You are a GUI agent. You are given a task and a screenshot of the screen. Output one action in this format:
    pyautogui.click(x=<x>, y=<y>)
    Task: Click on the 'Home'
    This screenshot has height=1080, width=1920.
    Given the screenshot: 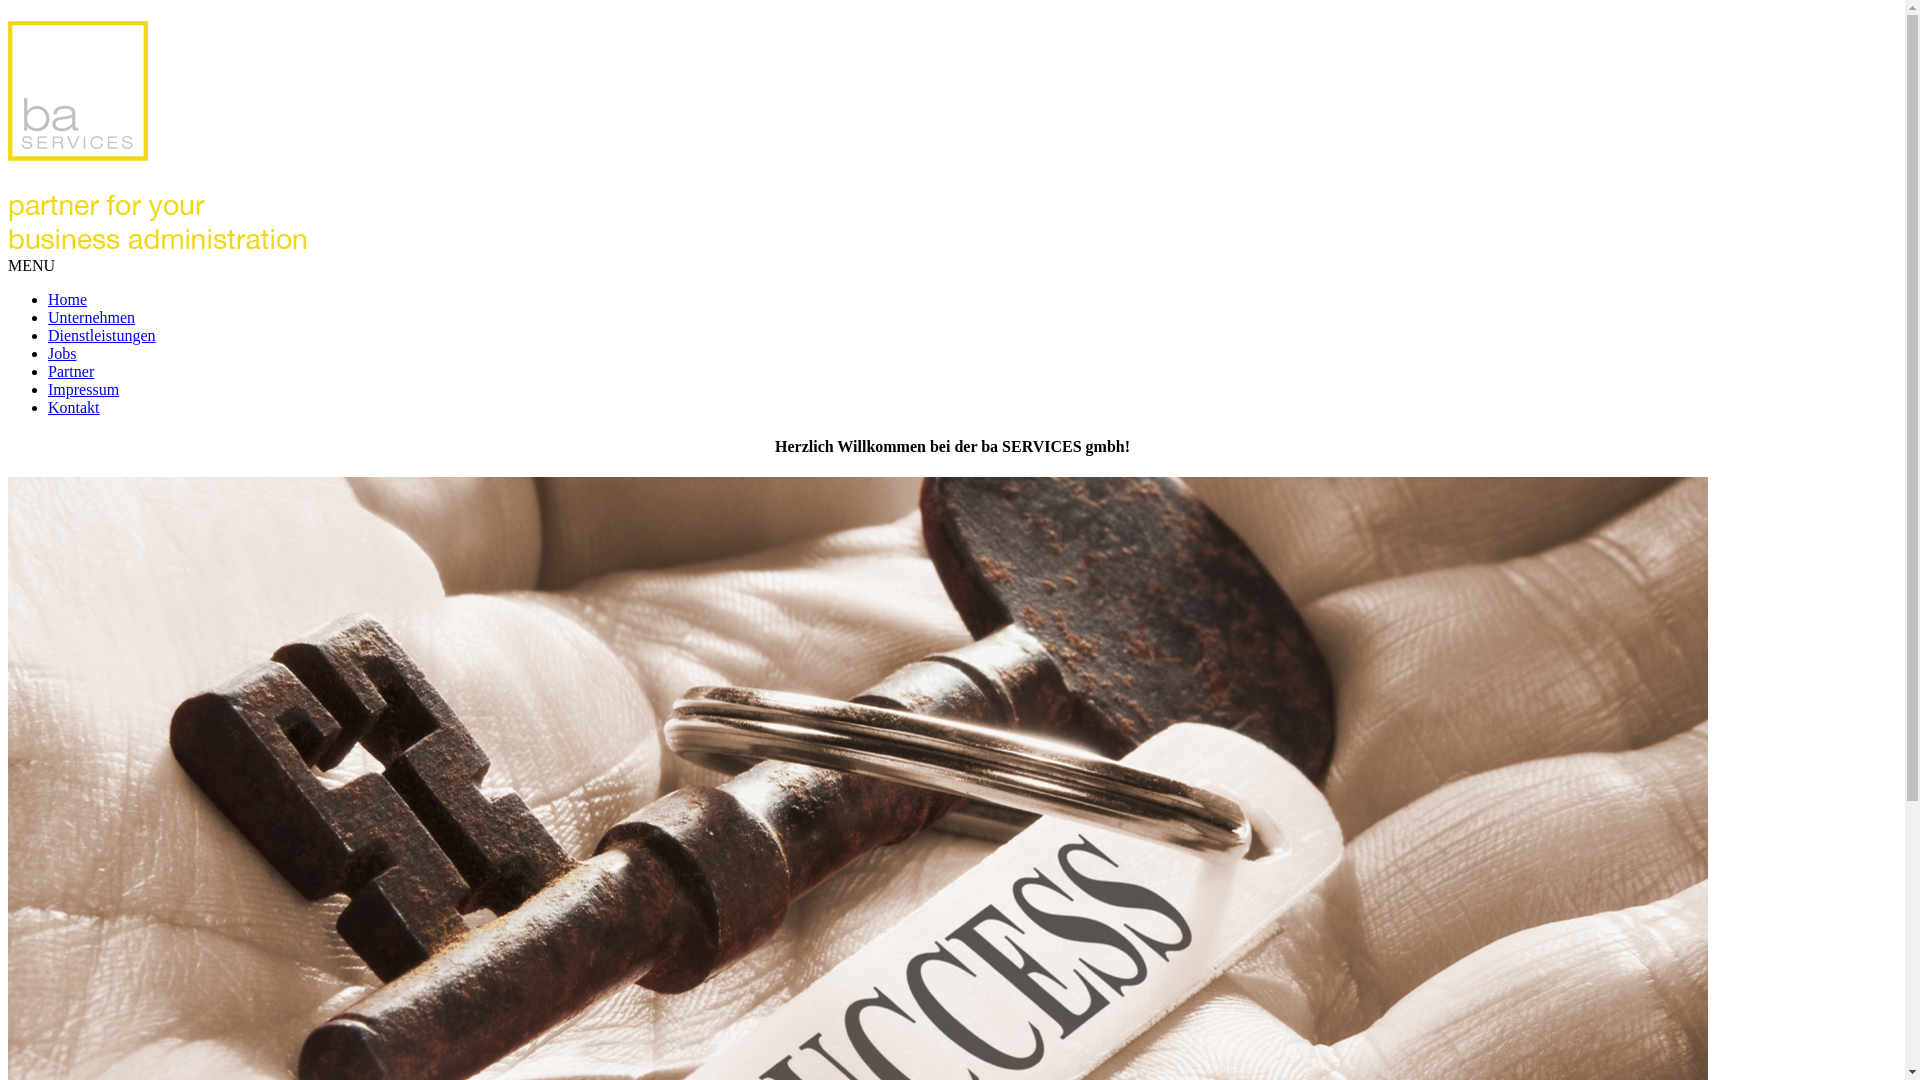 What is the action you would take?
    pyautogui.click(x=67, y=299)
    